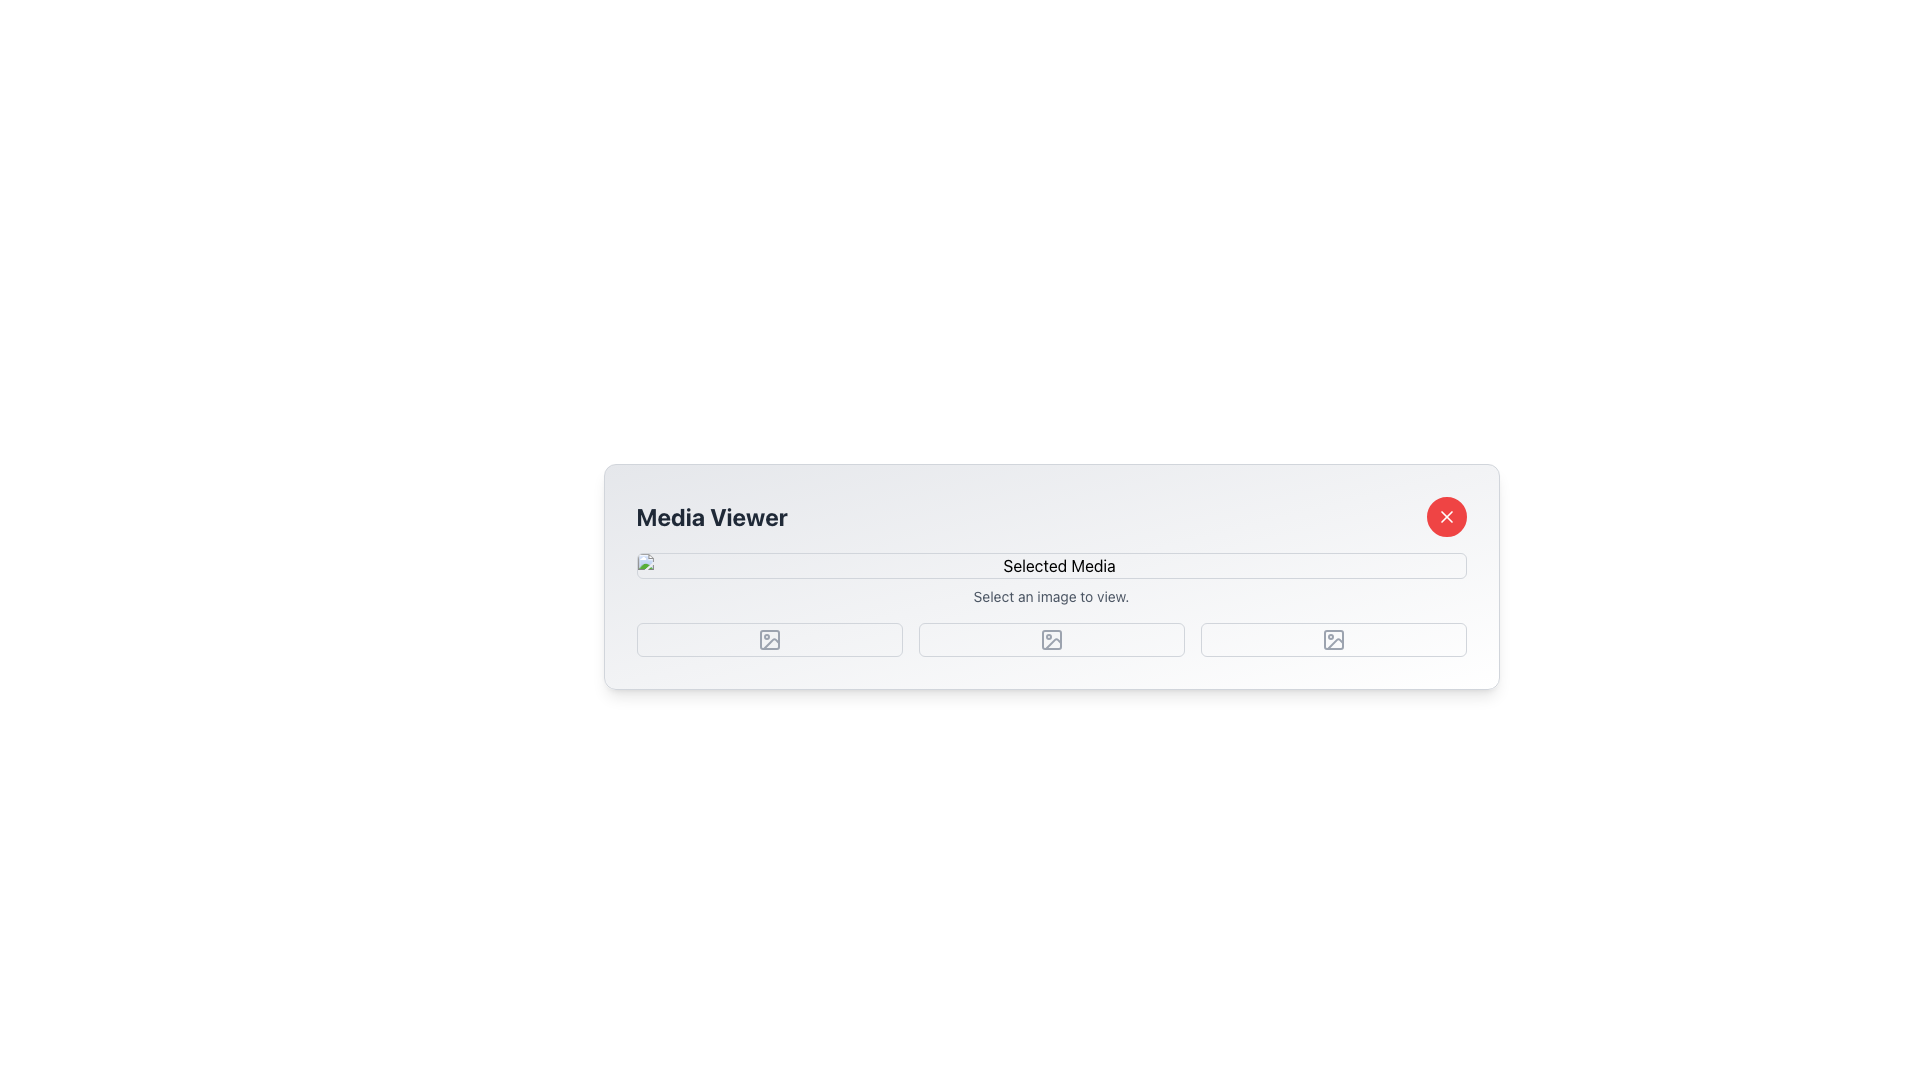 The height and width of the screenshot is (1080, 1920). I want to click on the square-shaped button with a gray graphic in the bottom-right corner of the 'Media Viewer' module, so click(1333, 640).